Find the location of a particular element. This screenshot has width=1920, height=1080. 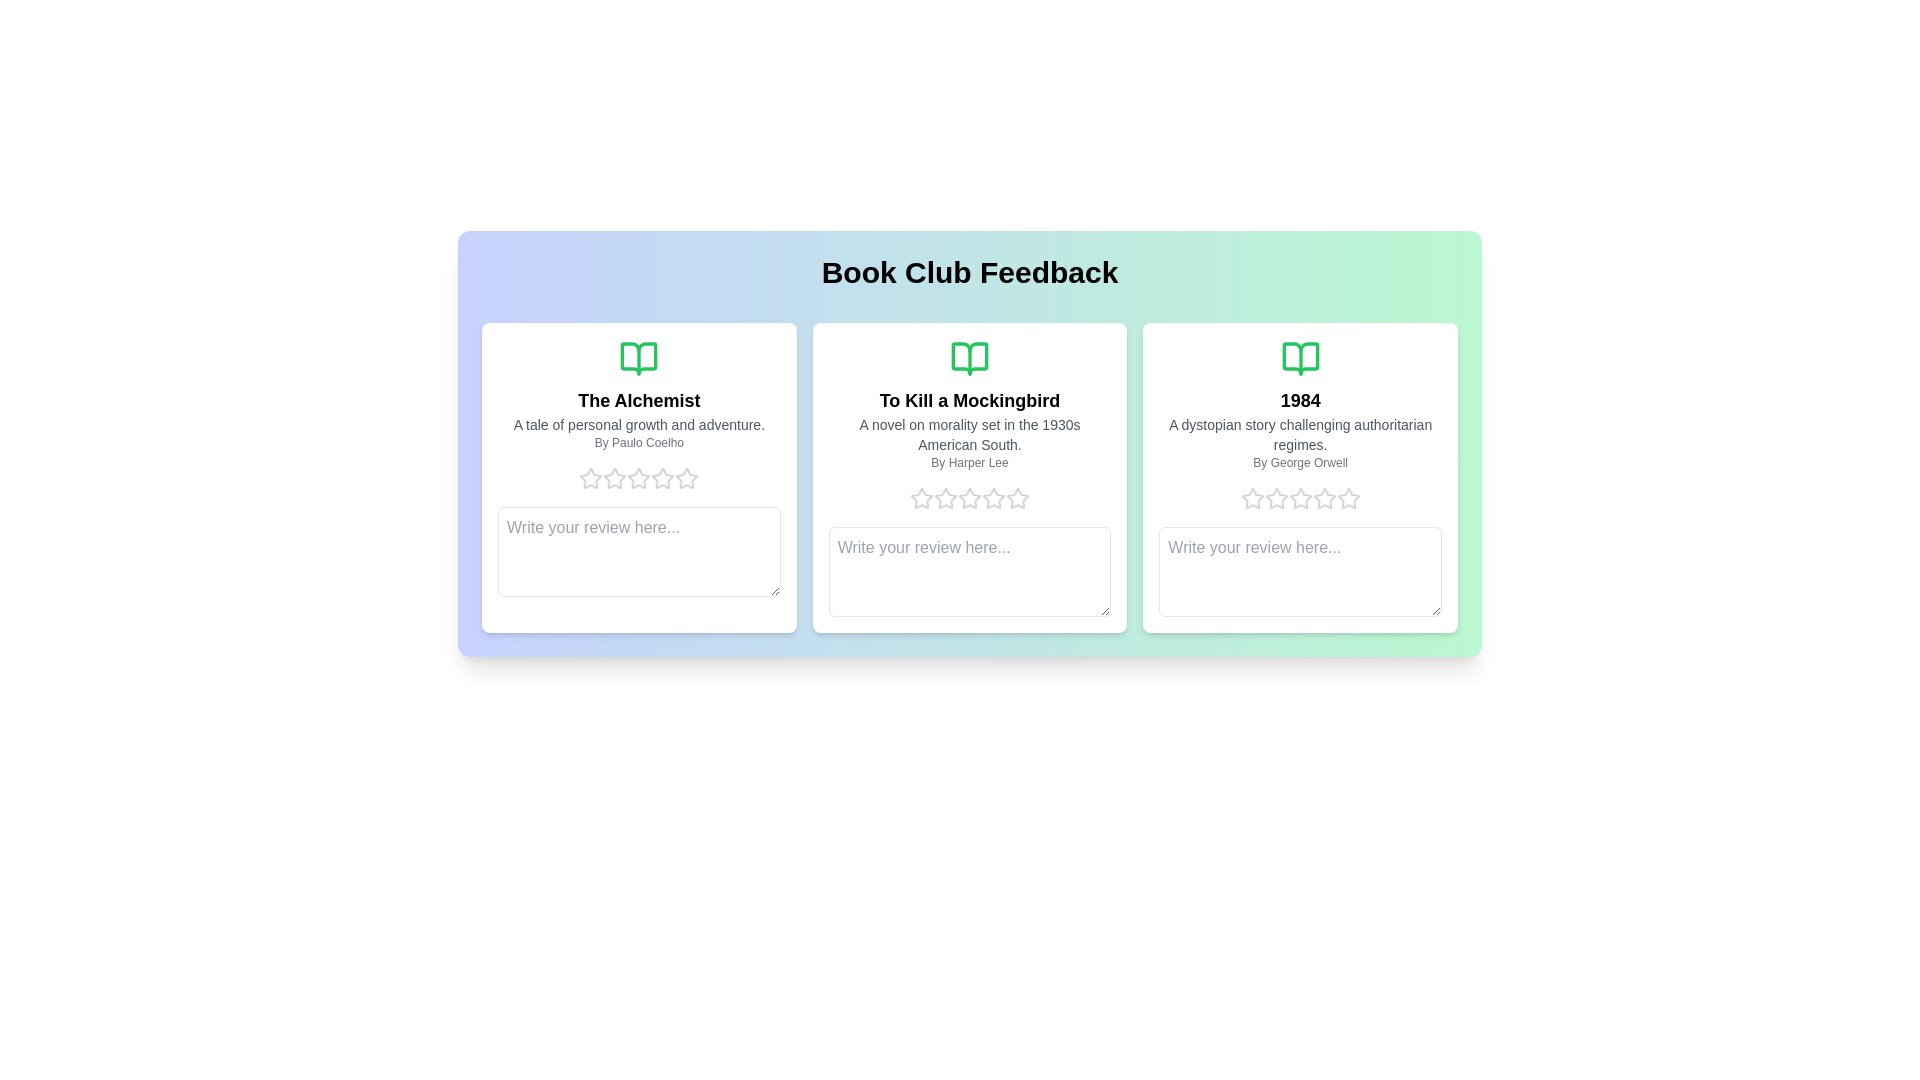

the static graphic icon resembling an open book with rounded edges, which is located at the top-center of the first card above the title 'The Alchemist' is located at coordinates (638, 357).